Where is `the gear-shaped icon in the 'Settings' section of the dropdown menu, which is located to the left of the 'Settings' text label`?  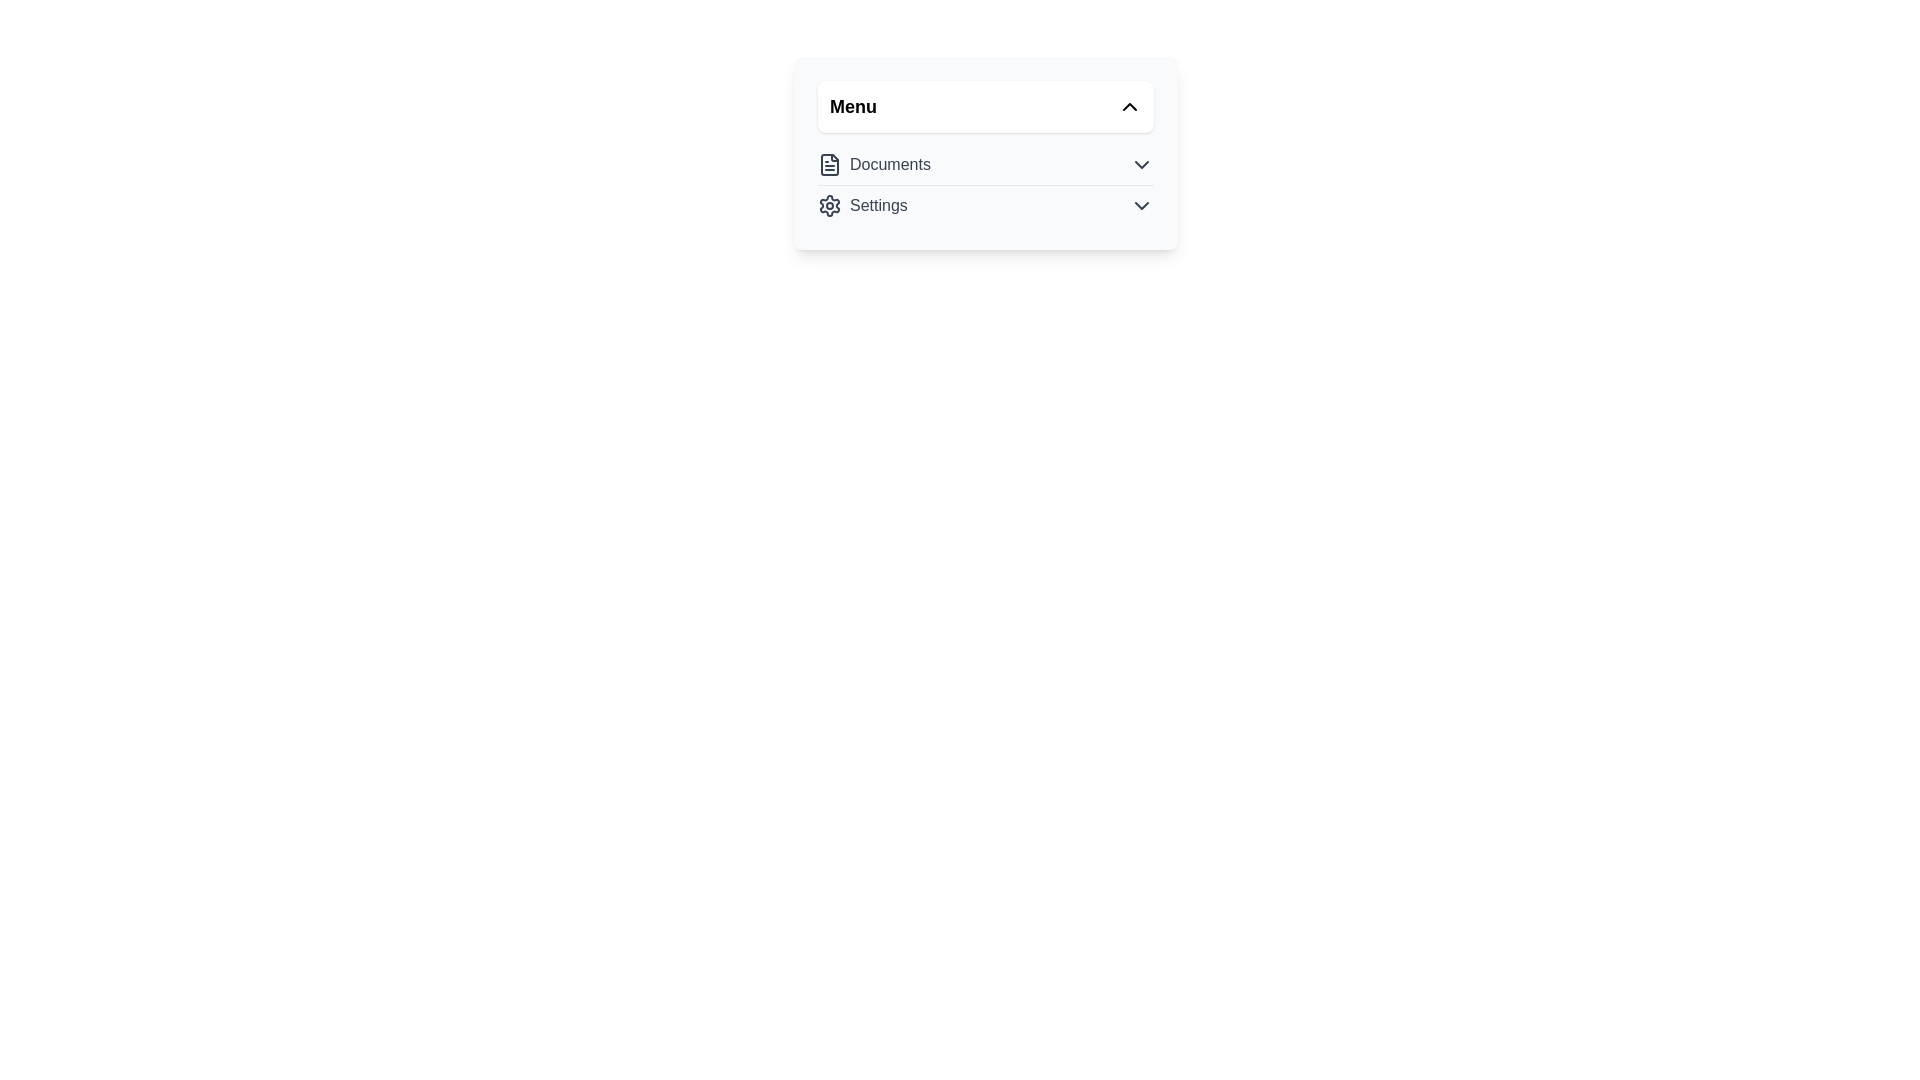
the gear-shaped icon in the 'Settings' section of the dropdown menu, which is located to the left of the 'Settings' text label is located at coordinates (830, 205).